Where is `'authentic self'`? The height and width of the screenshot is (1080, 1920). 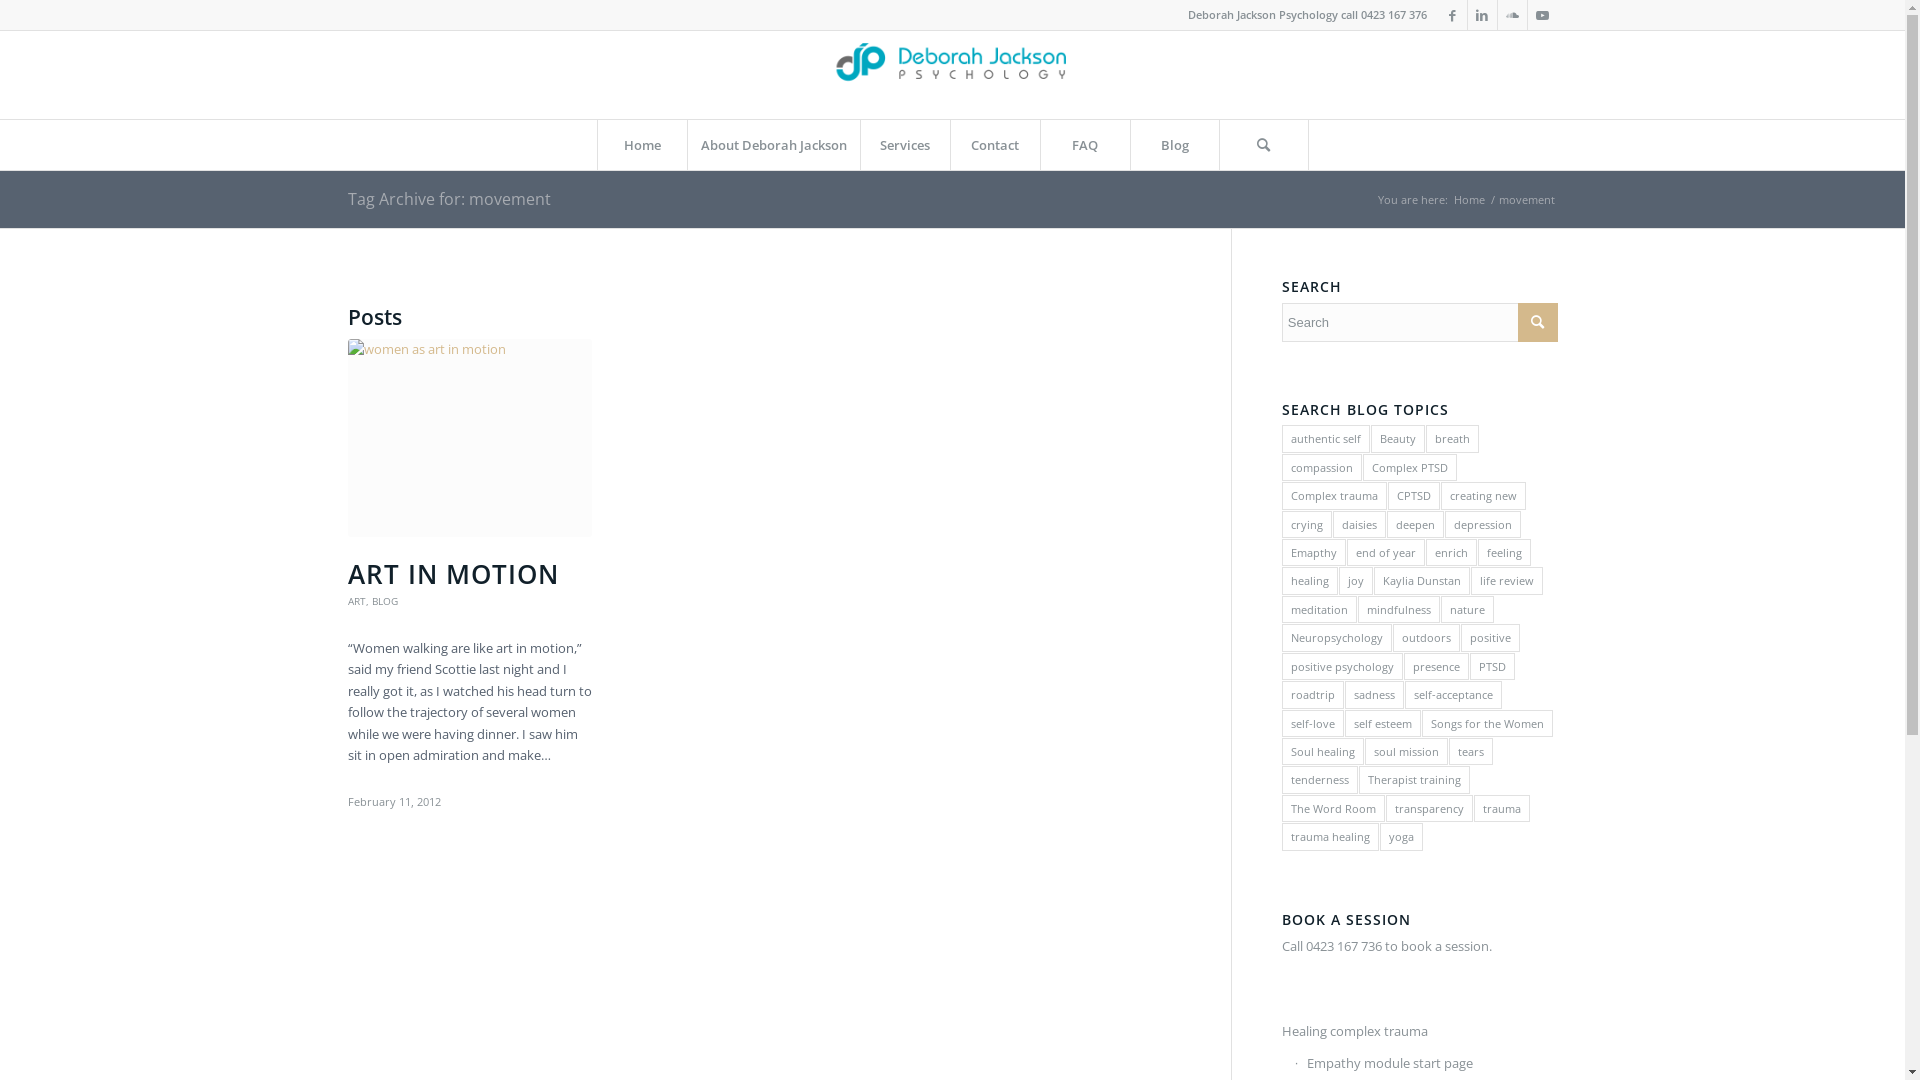 'authentic self' is located at coordinates (1281, 437).